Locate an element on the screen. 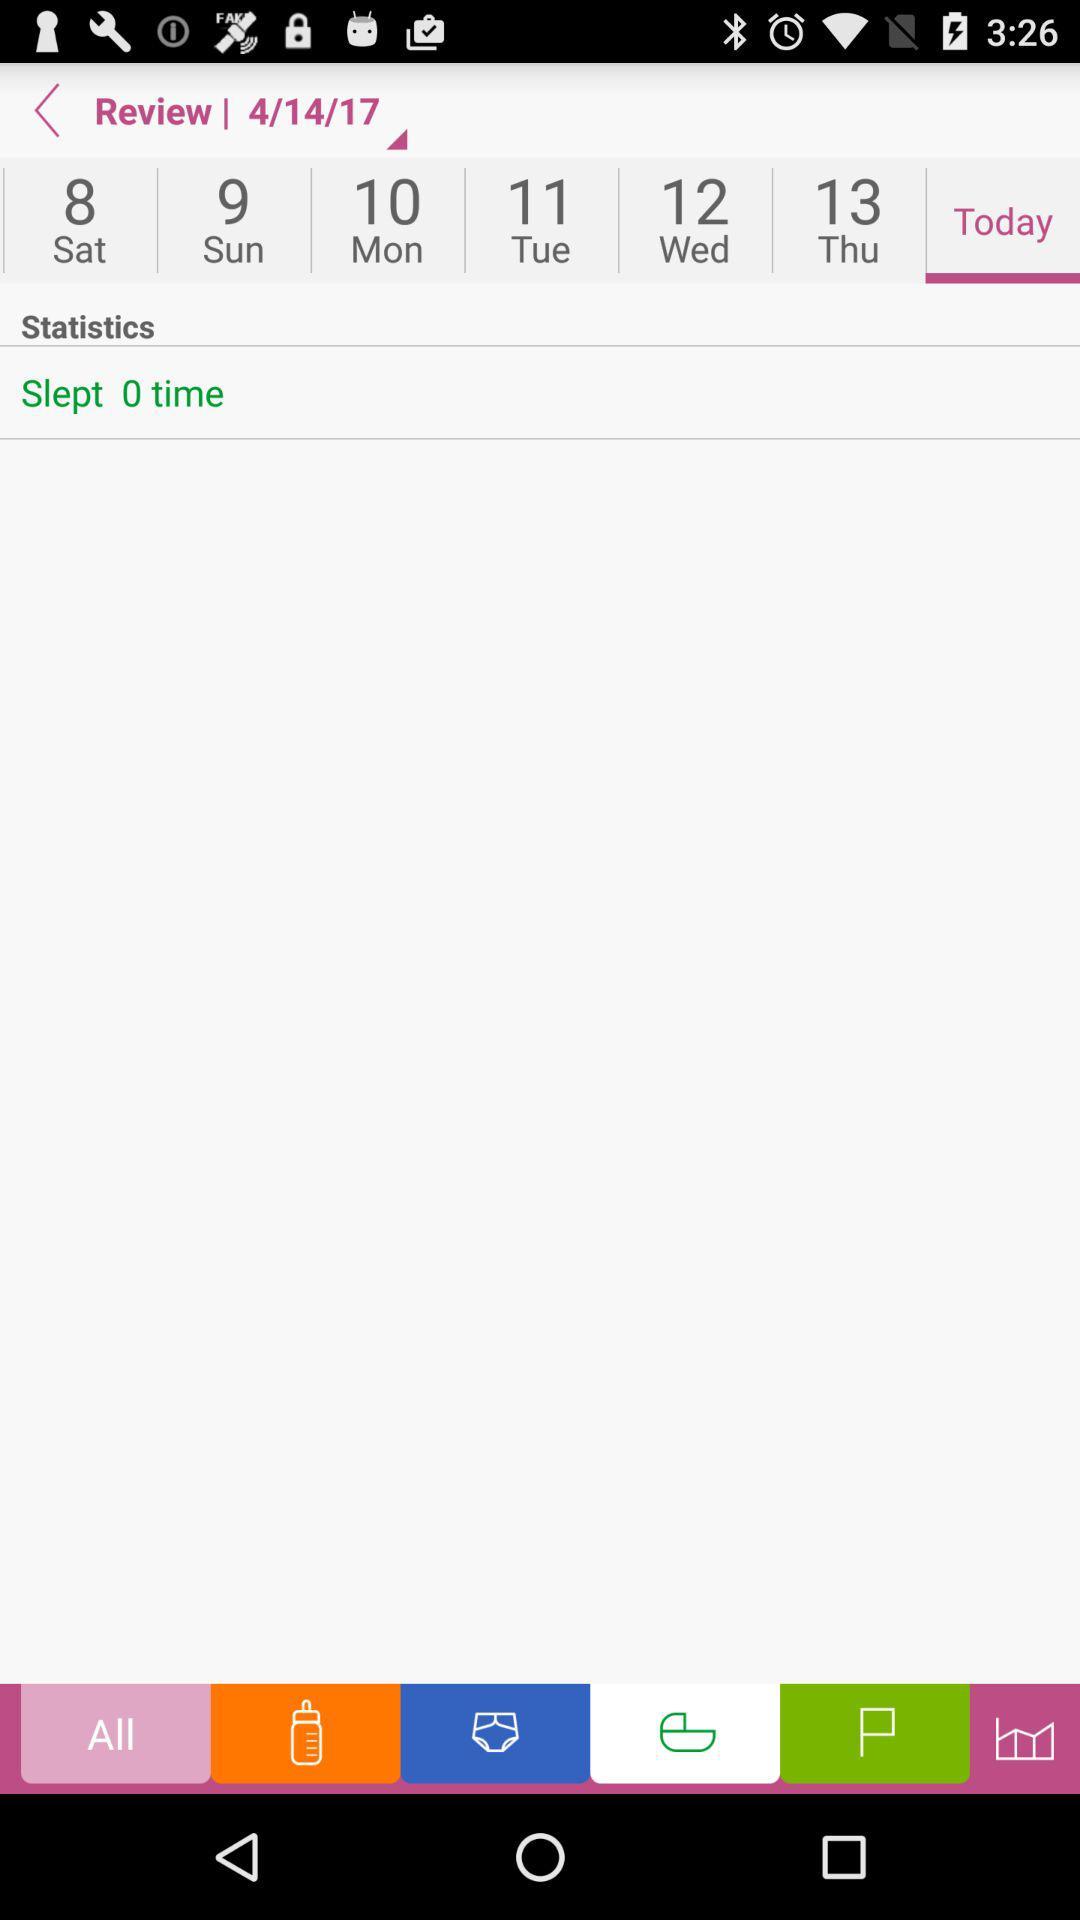  the icon next to the review is located at coordinates (46, 109).